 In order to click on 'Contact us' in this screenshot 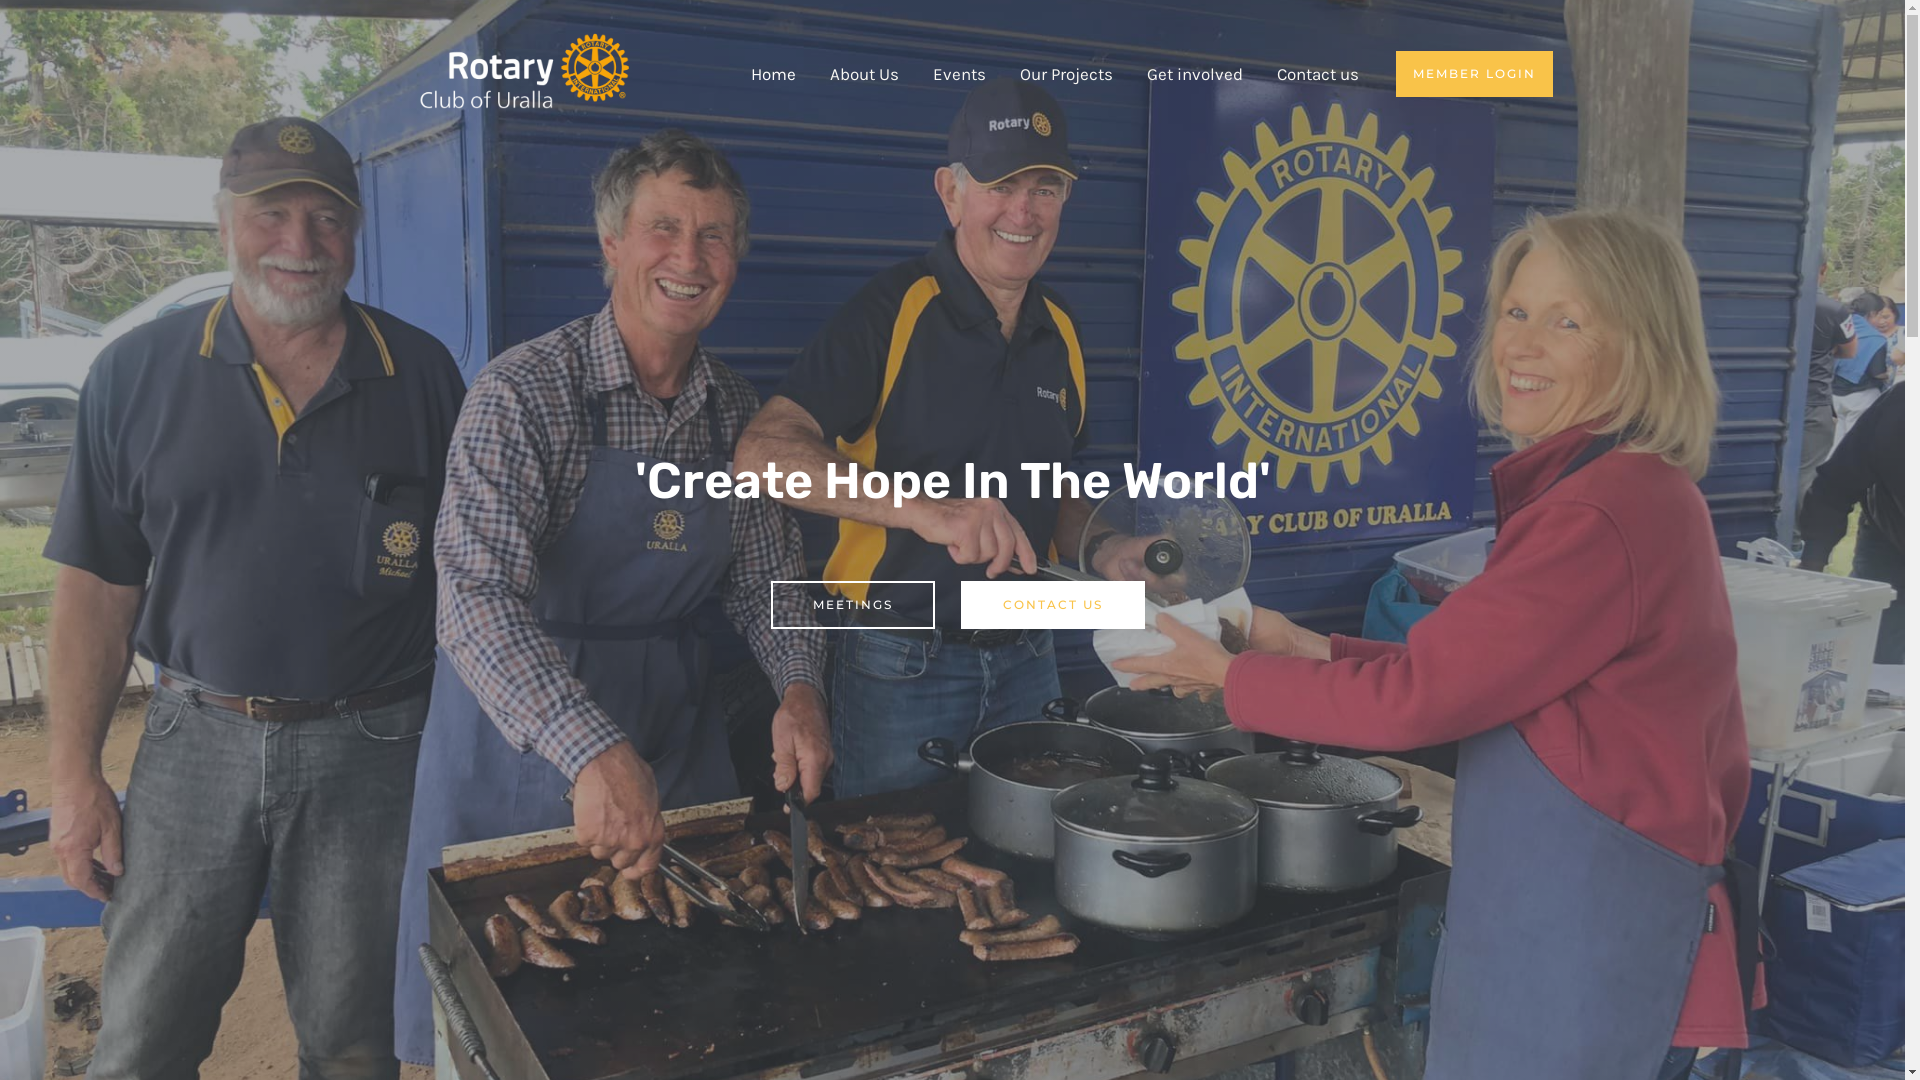, I will do `click(1318, 72)`.